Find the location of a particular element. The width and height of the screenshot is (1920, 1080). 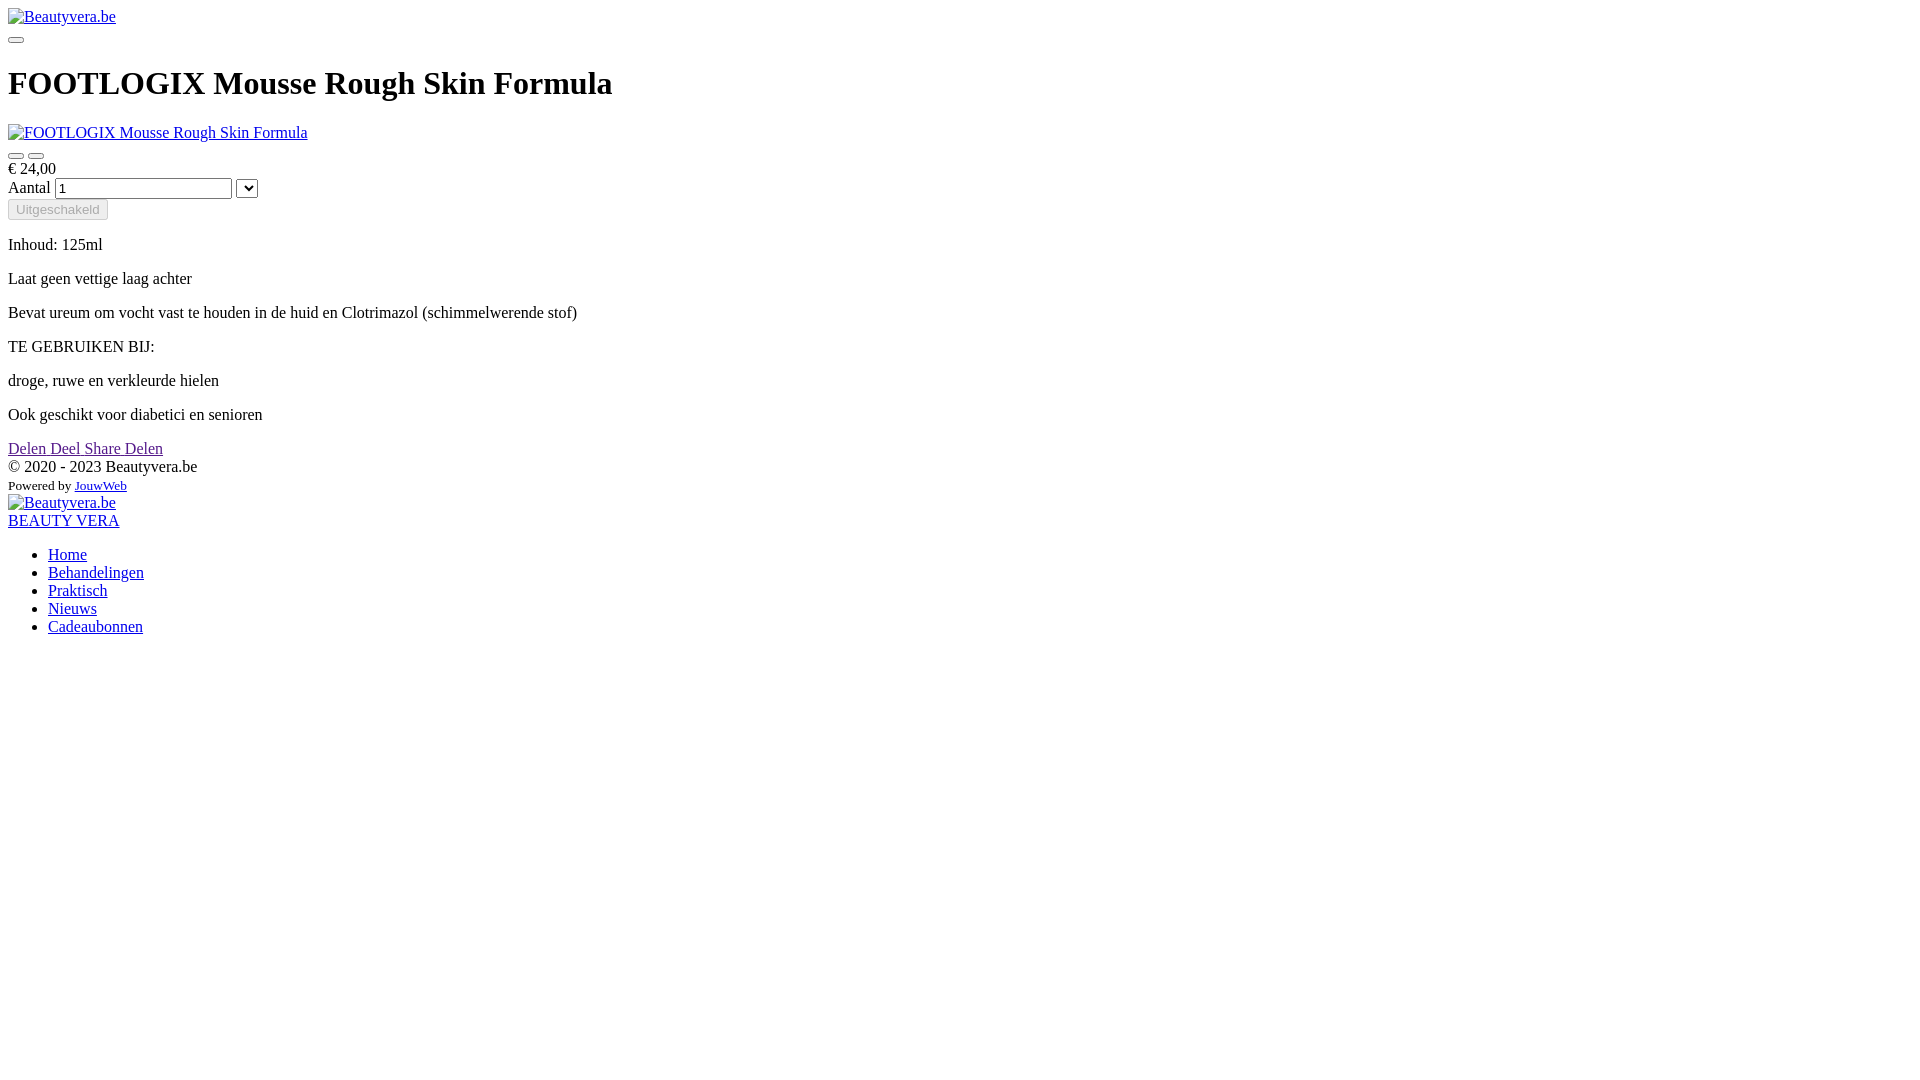

'Deel' is located at coordinates (67, 447).